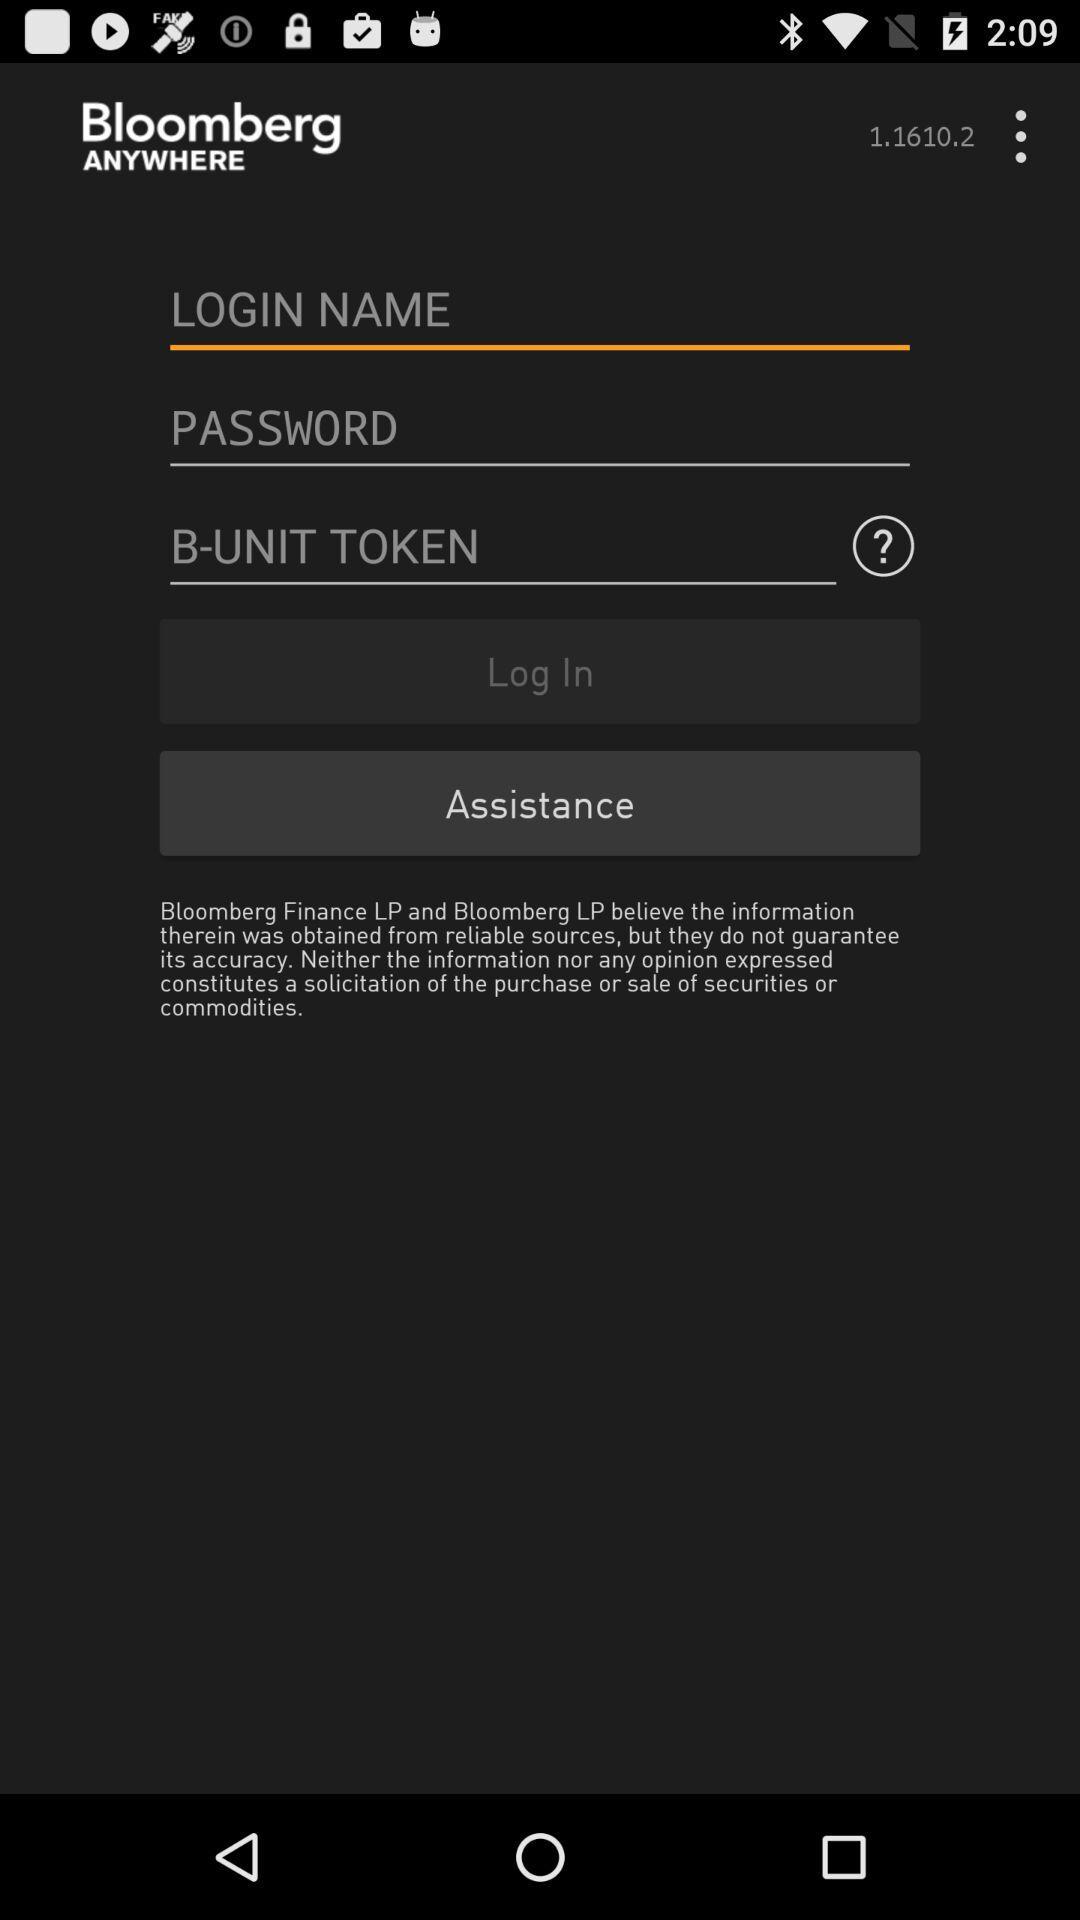  I want to click on b-unit token, so click(502, 546).